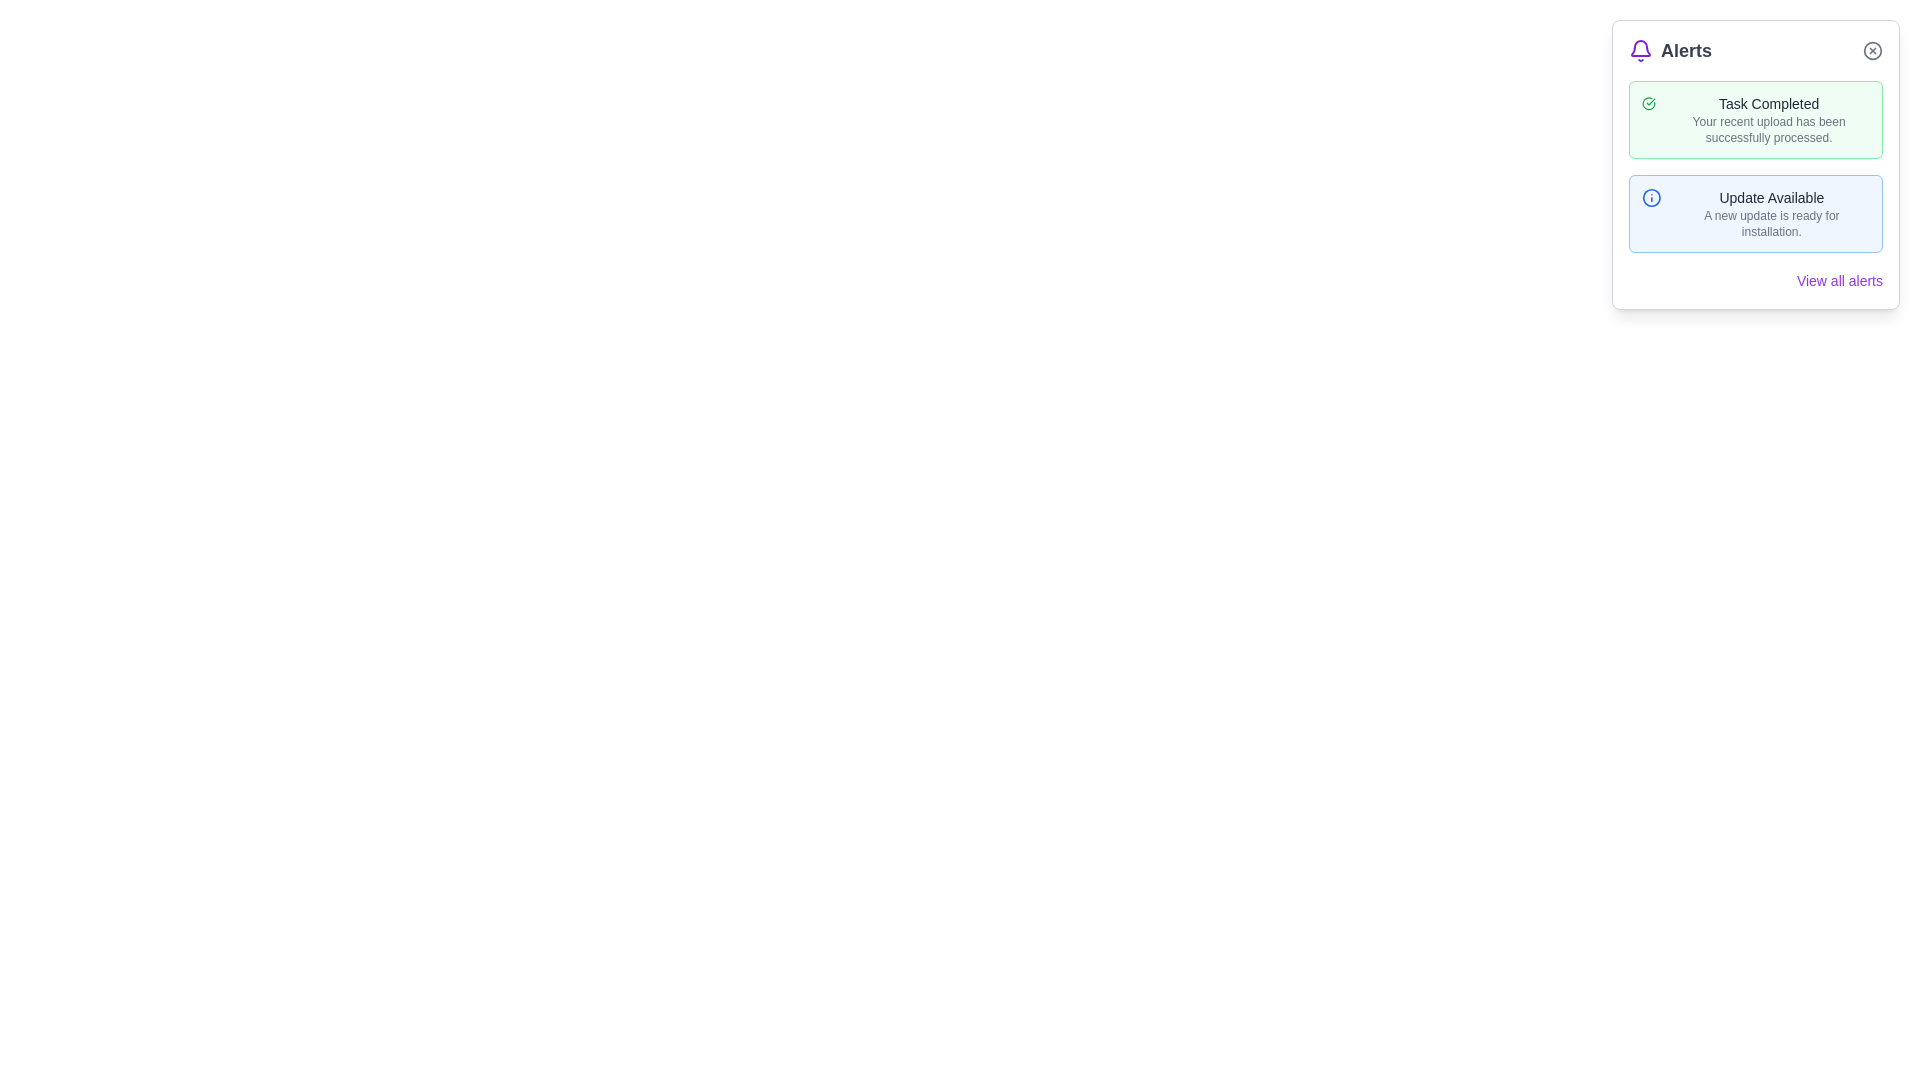 This screenshot has width=1920, height=1080. What do you see at coordinates (1771, 197) in the screenshot?
I see `the notification title text label in the 'Alerts' section, which provides a summary of an available update` at bounding box center [1771, 197].